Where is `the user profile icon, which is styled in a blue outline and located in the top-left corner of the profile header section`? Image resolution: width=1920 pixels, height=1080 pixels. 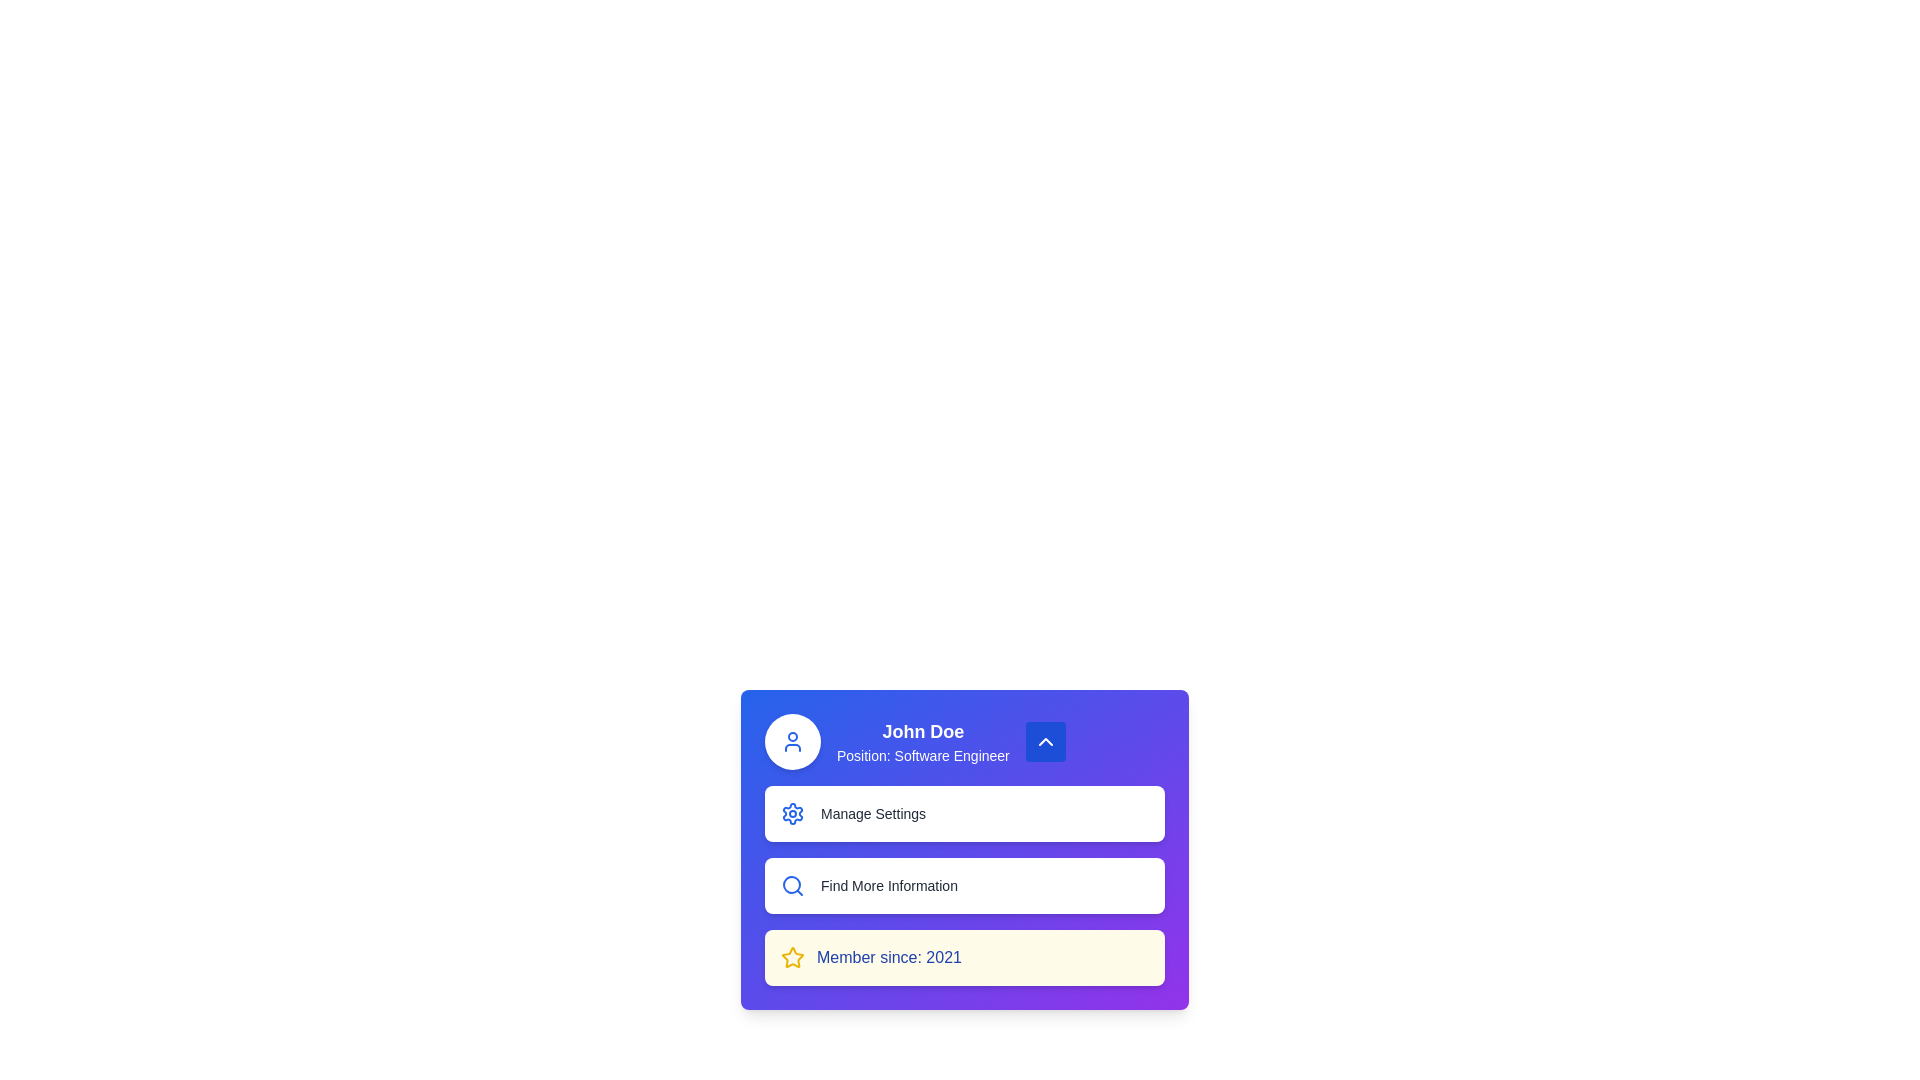
the user profile icon, which is styled in a blue outline and located in the top-left corner of the profile header section is located at coordinates (791, 741).